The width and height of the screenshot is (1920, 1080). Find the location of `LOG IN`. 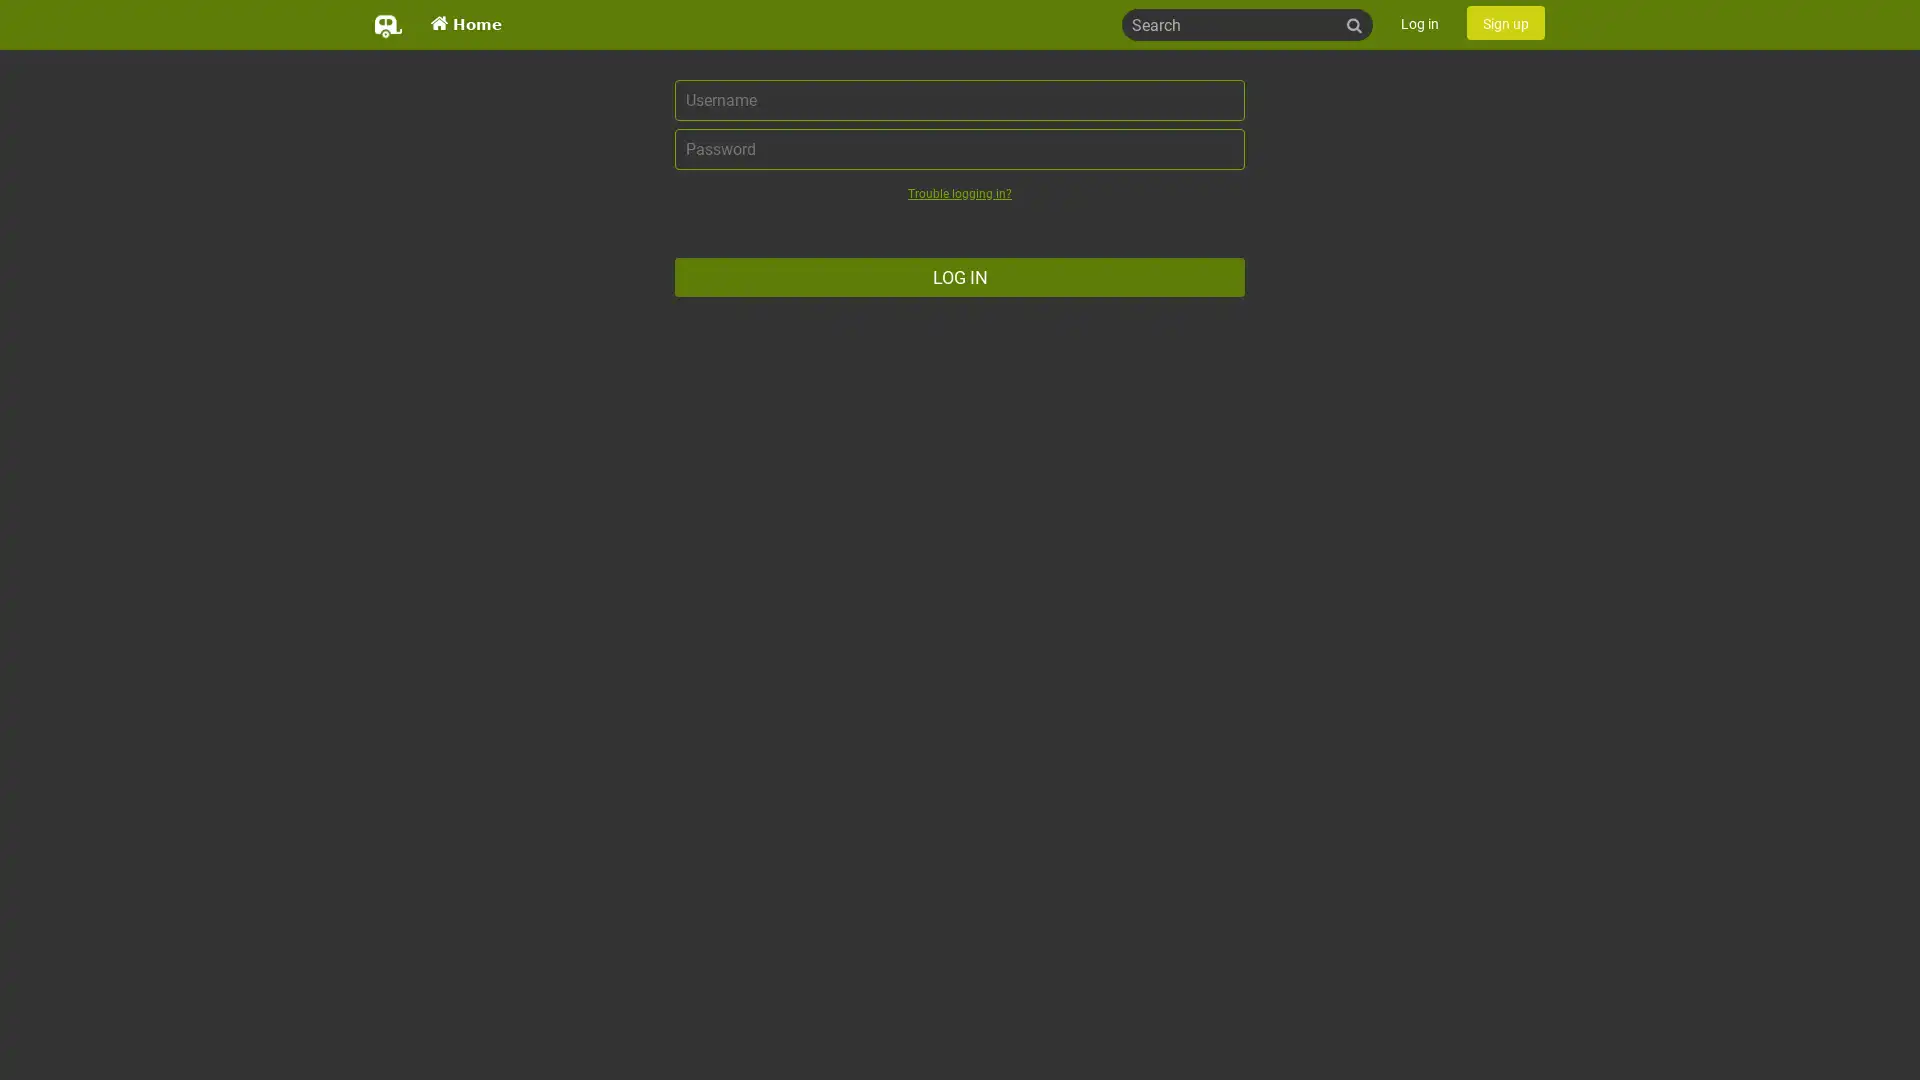

LOG IN is located at coordinates (960, 277).